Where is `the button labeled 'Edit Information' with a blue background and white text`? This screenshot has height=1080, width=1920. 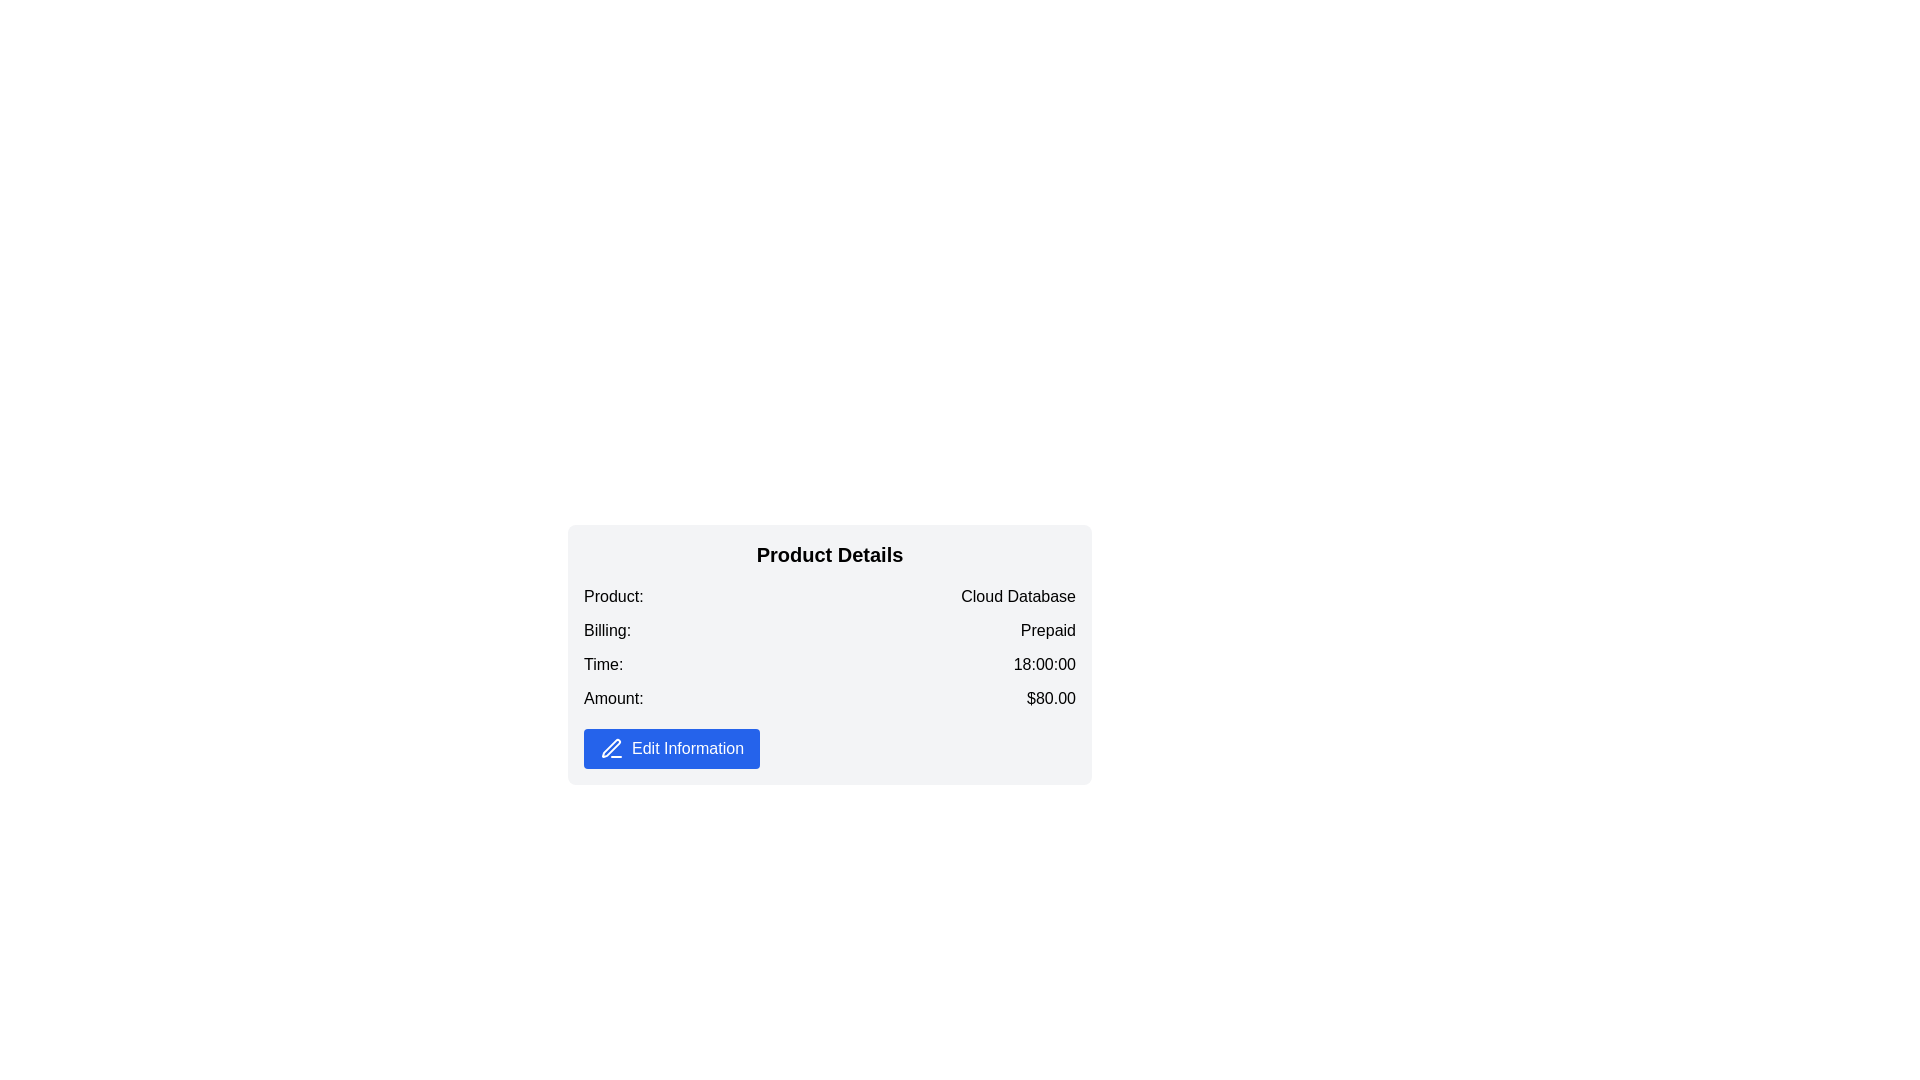
the button labeled 'Edit Information' with a blue background and white text is located at coordinates (672, 748).